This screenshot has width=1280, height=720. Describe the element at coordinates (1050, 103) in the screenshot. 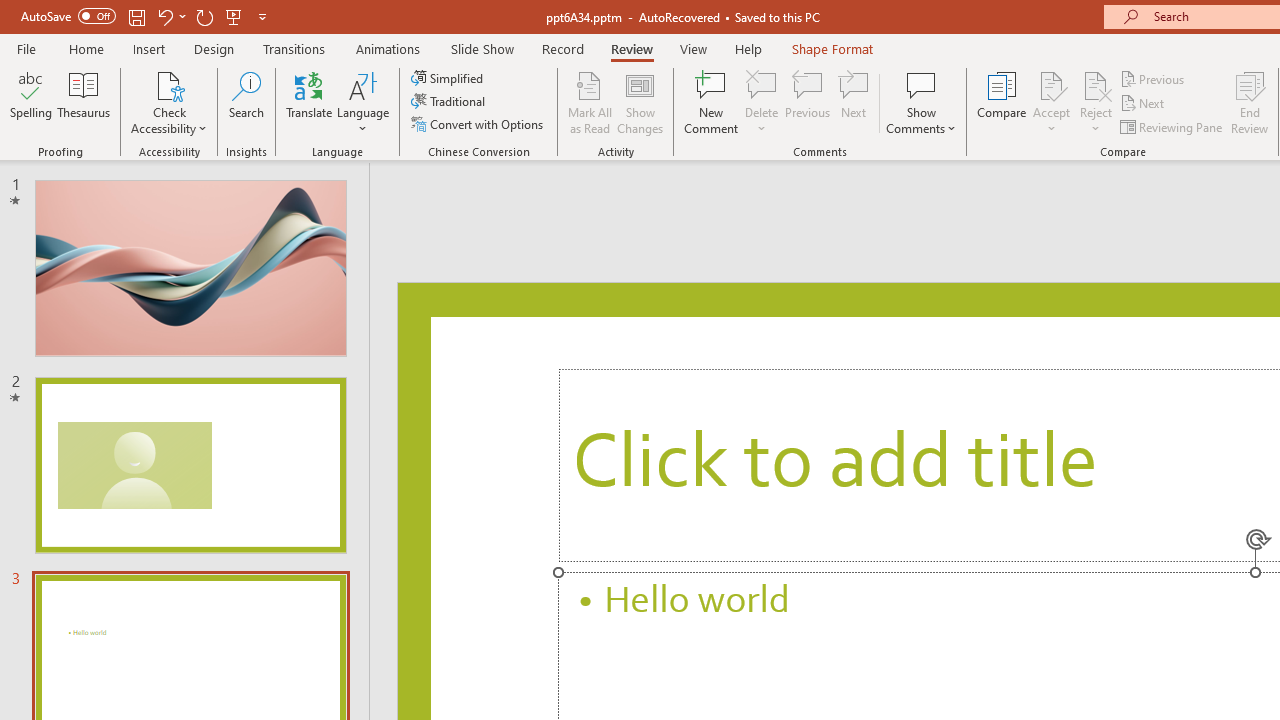

I see `'Accept'` at that location.